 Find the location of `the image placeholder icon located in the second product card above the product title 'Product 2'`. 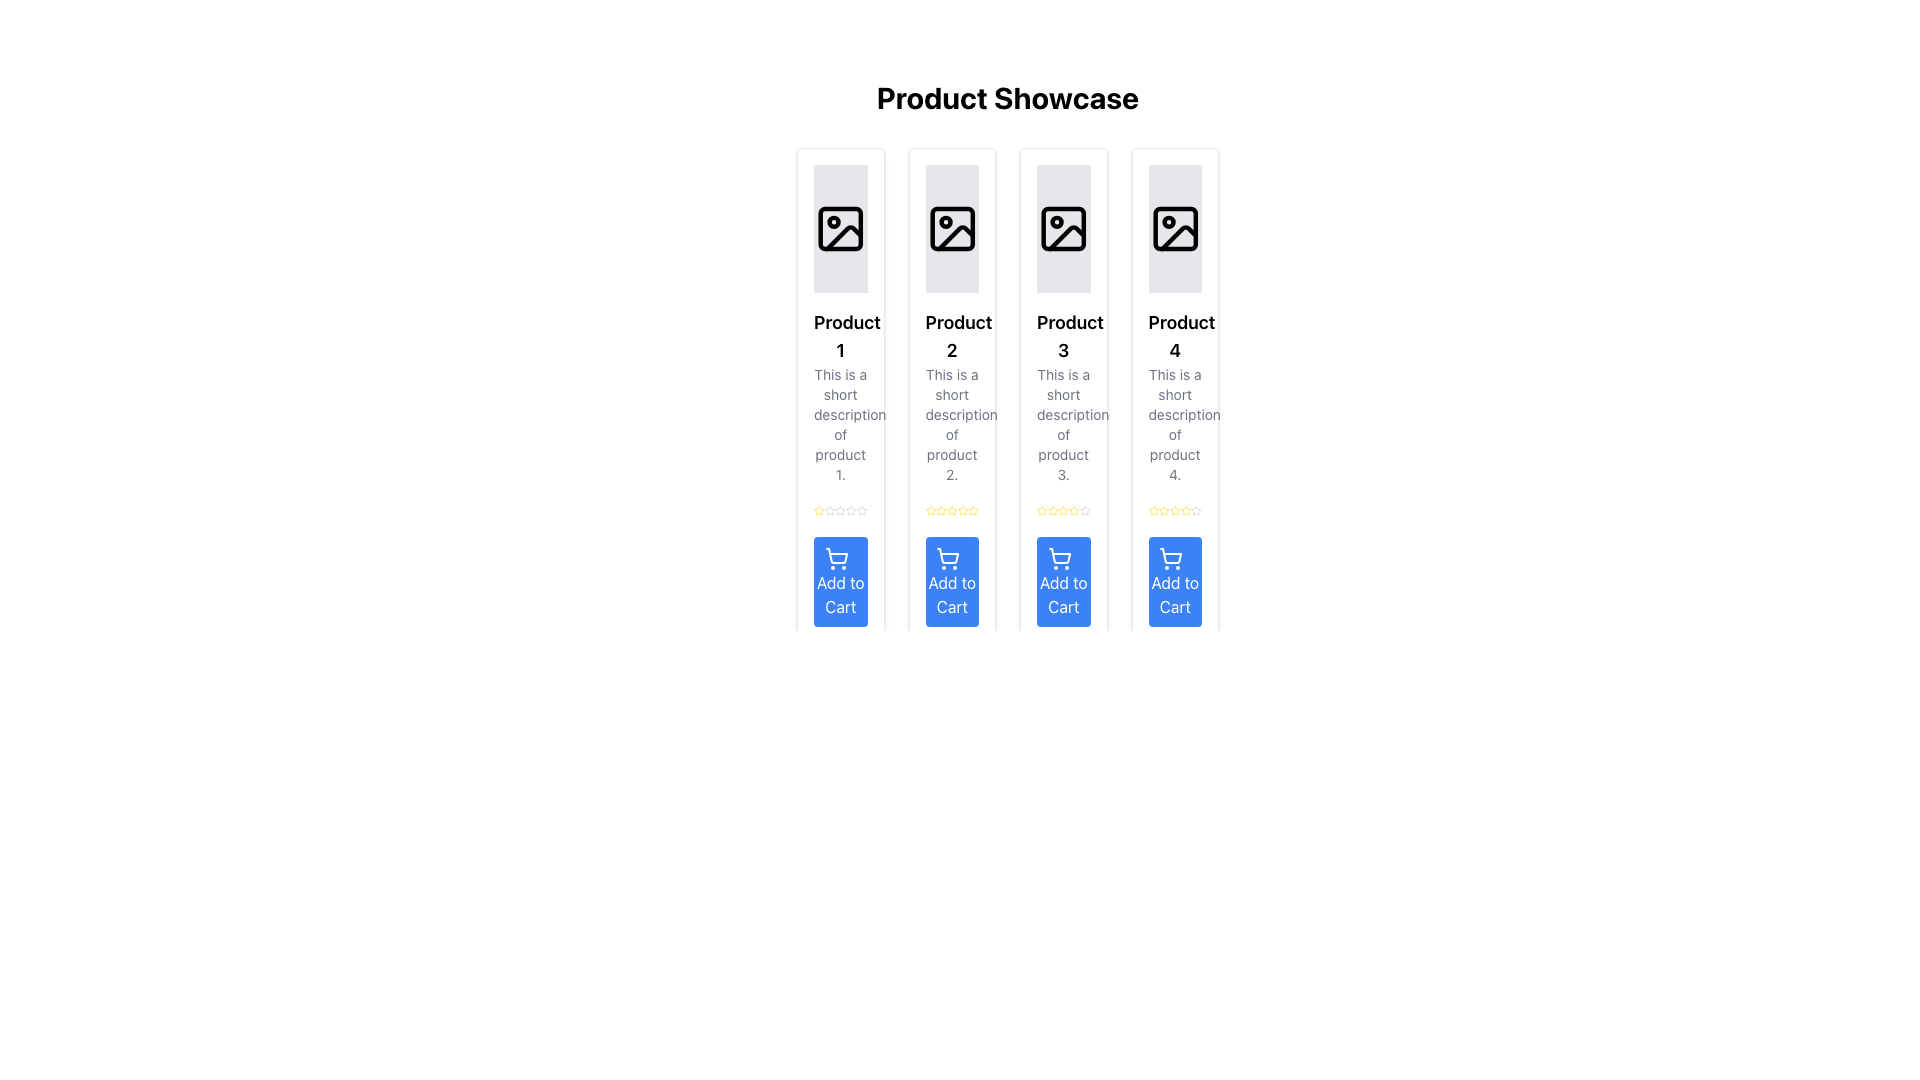

the image placeholder icon located in the second product card above the product title 'Product 2' is located at coordinates (951, 227).